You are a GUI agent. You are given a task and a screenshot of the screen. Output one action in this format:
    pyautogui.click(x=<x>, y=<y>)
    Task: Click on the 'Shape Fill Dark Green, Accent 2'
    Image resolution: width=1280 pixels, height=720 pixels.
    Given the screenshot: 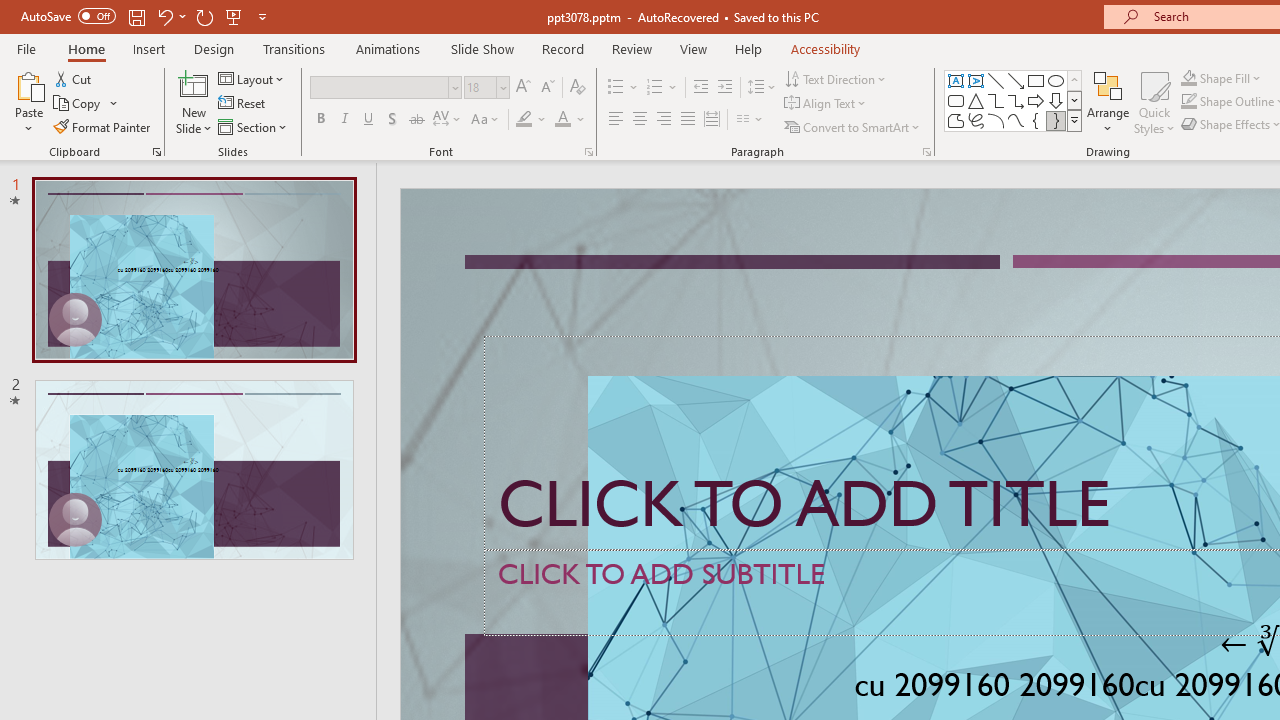 What is the action you would take?
    pyautogui.click(x=1189, y=77)
    